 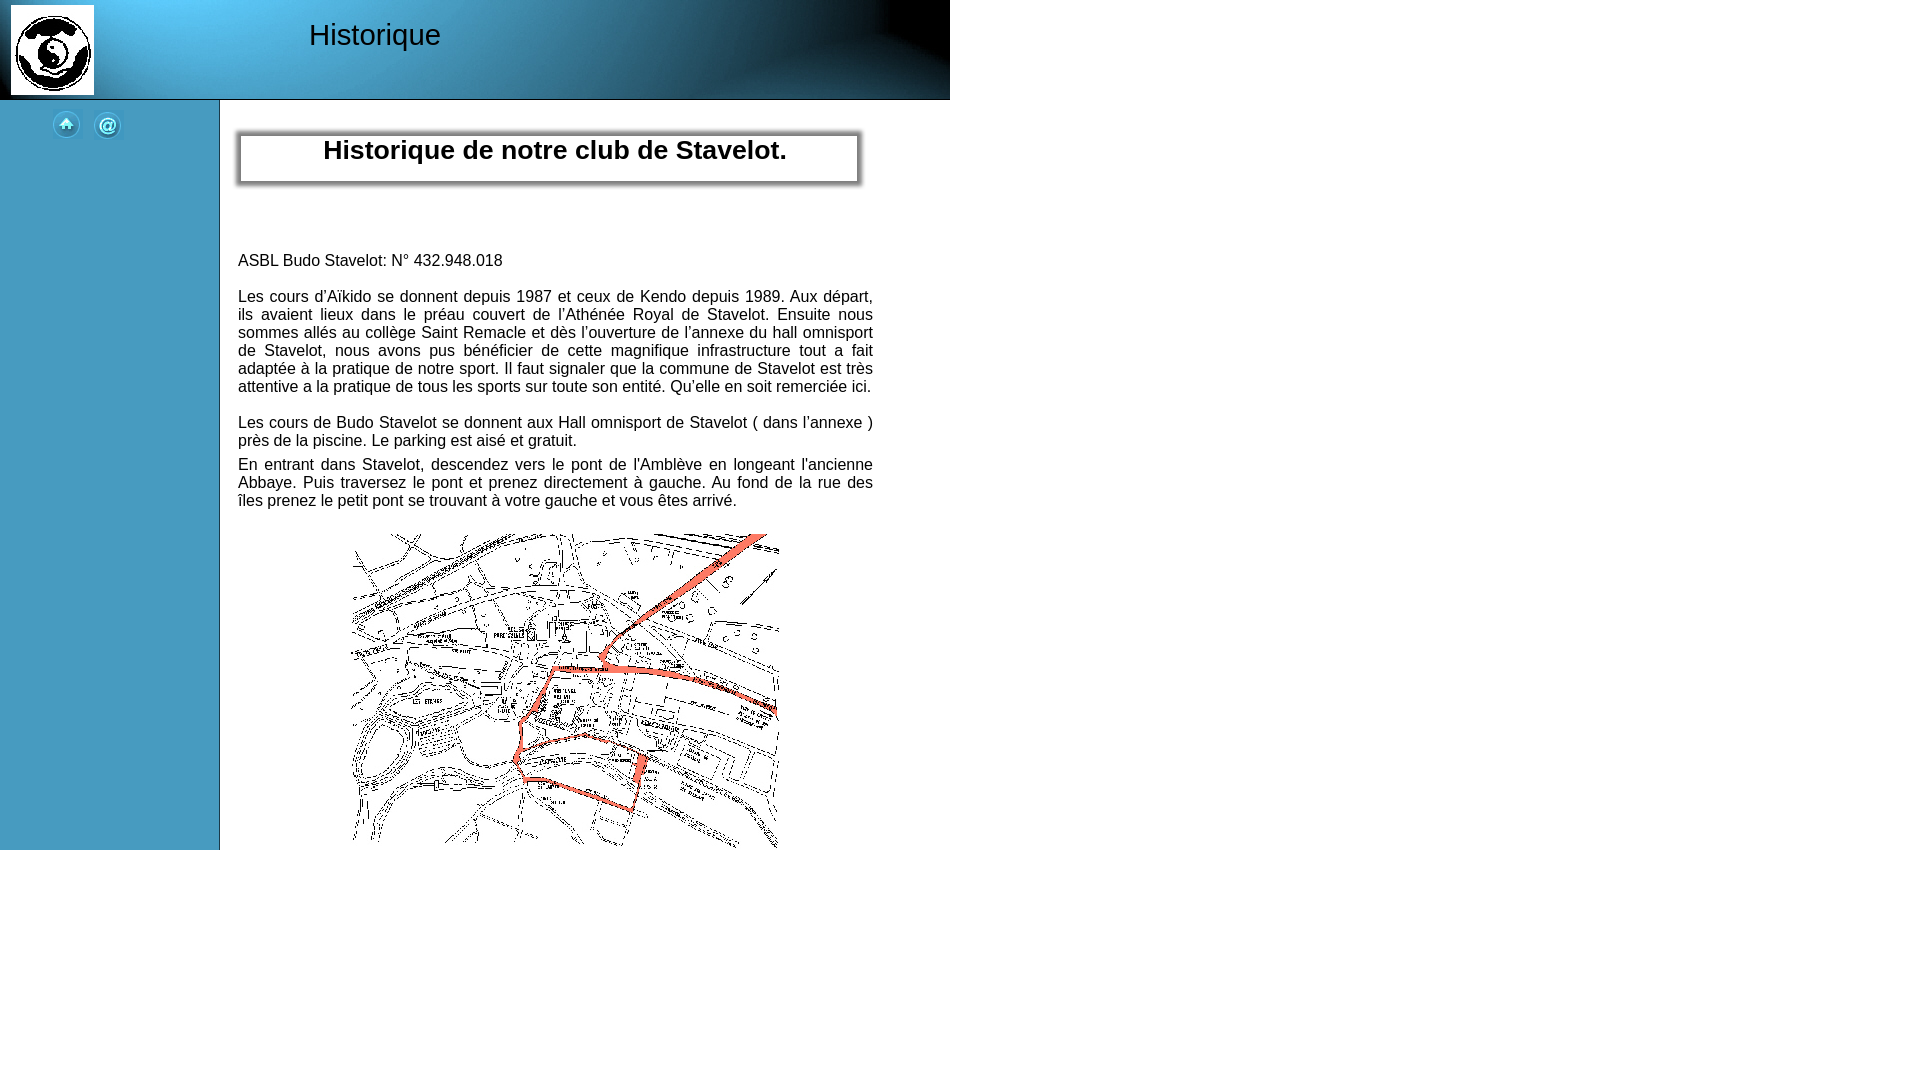 What do you see at coordinates (67, 123) in the screenshot?
I see `'Home'` at bounding box center [67, 123].